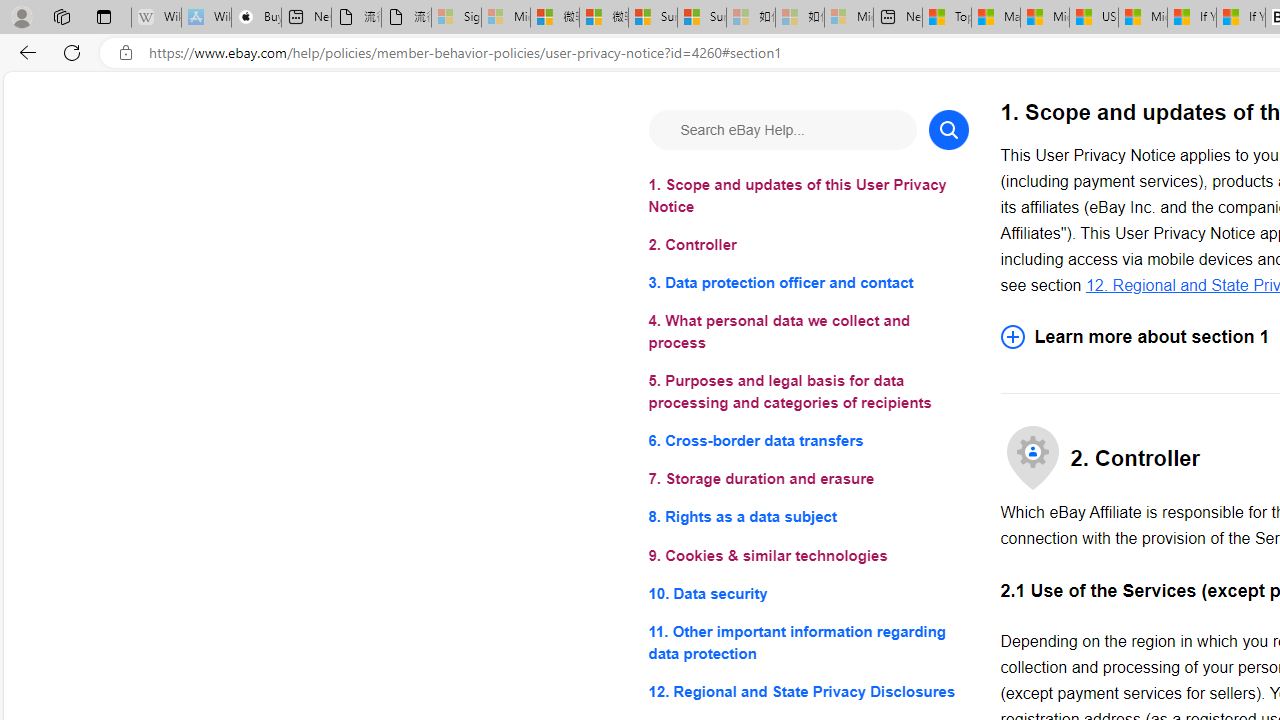 The width and height of the screenshot is (1280, 720). What do you see at coordinates (808, 440) in the screenshot?
I see `'6. Cross-border data transfers'` at bounding box center [808, 440].